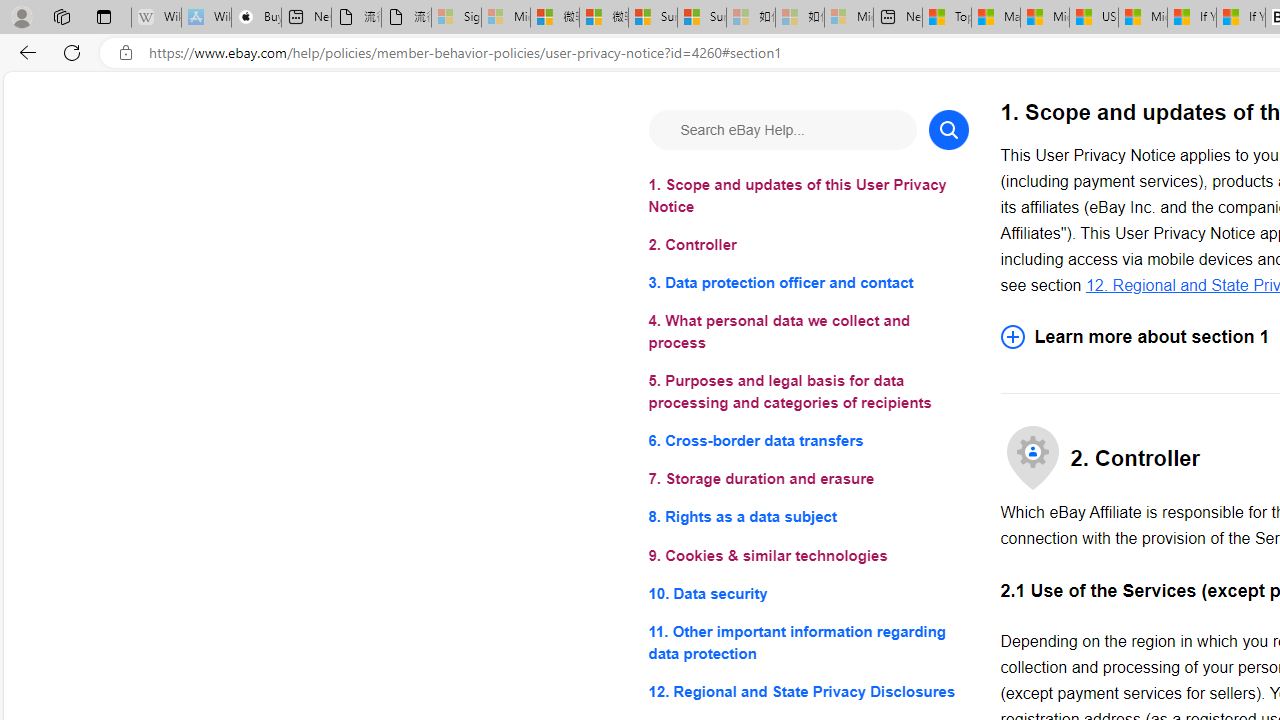 The width and height of the screenshot is (1280, 720). What do you see at coordinates (808, 440) in the screenshot?
I see `'6. Cross-border data transfers'` at bounding box center [808, 440].